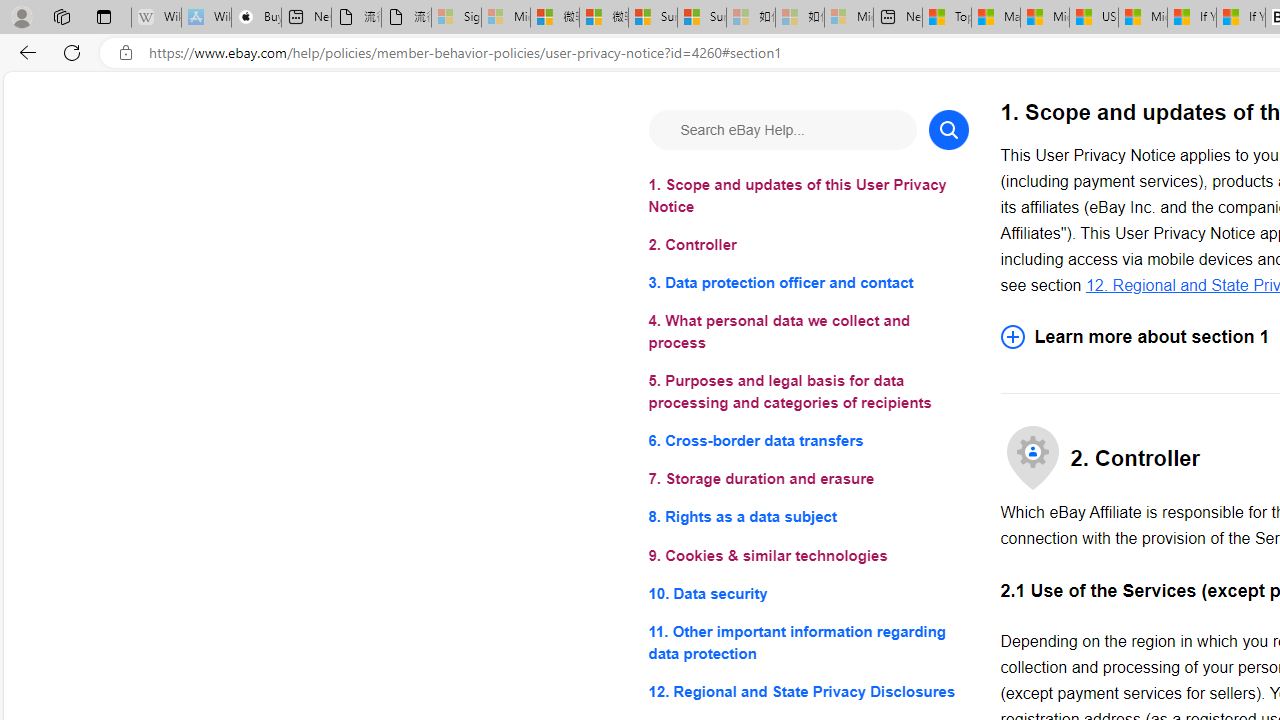 The width and height of the screenshot is (1280, 720). What do you see at coordinates (808, 440) in the screenshot?
I see `'6. Cross-border data transfers'` at bounding box center [808, 440].